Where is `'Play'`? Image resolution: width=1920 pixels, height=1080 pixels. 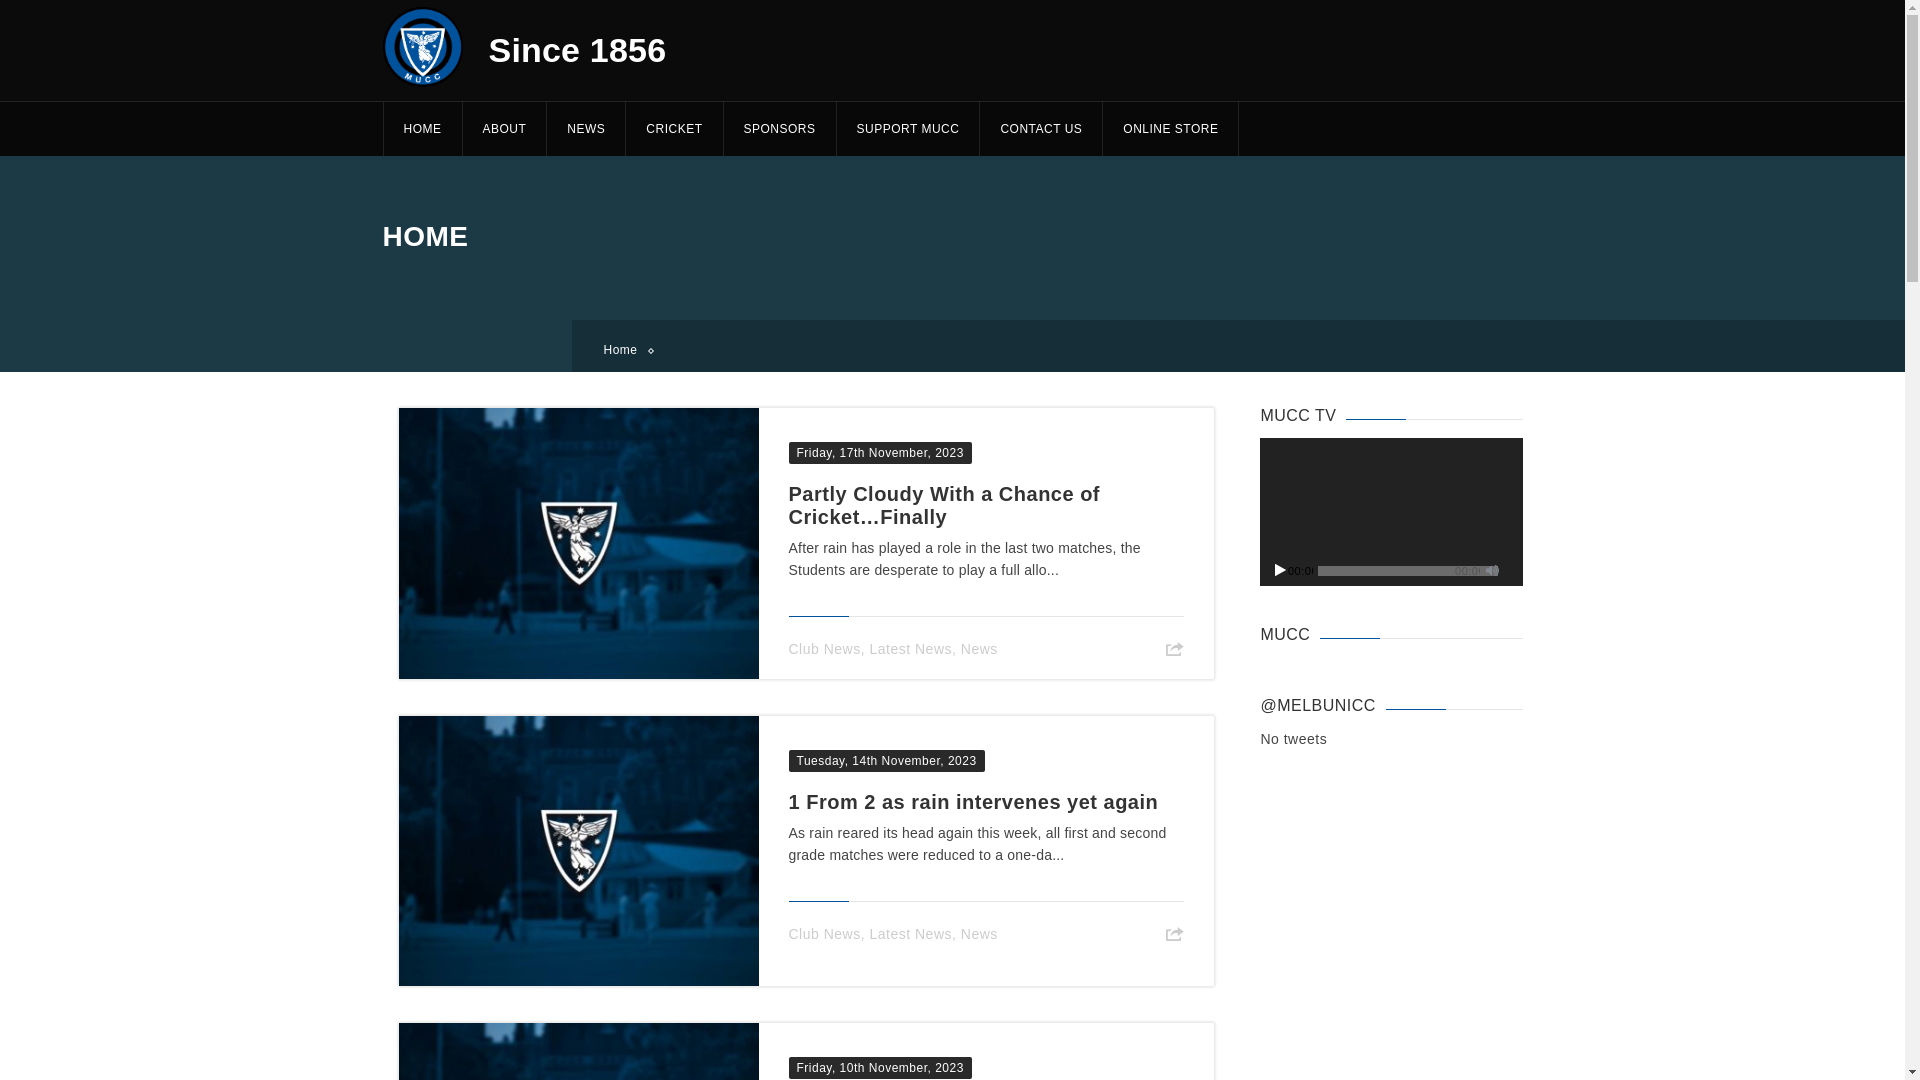 'Play' is located at coordinates (1280, 569).